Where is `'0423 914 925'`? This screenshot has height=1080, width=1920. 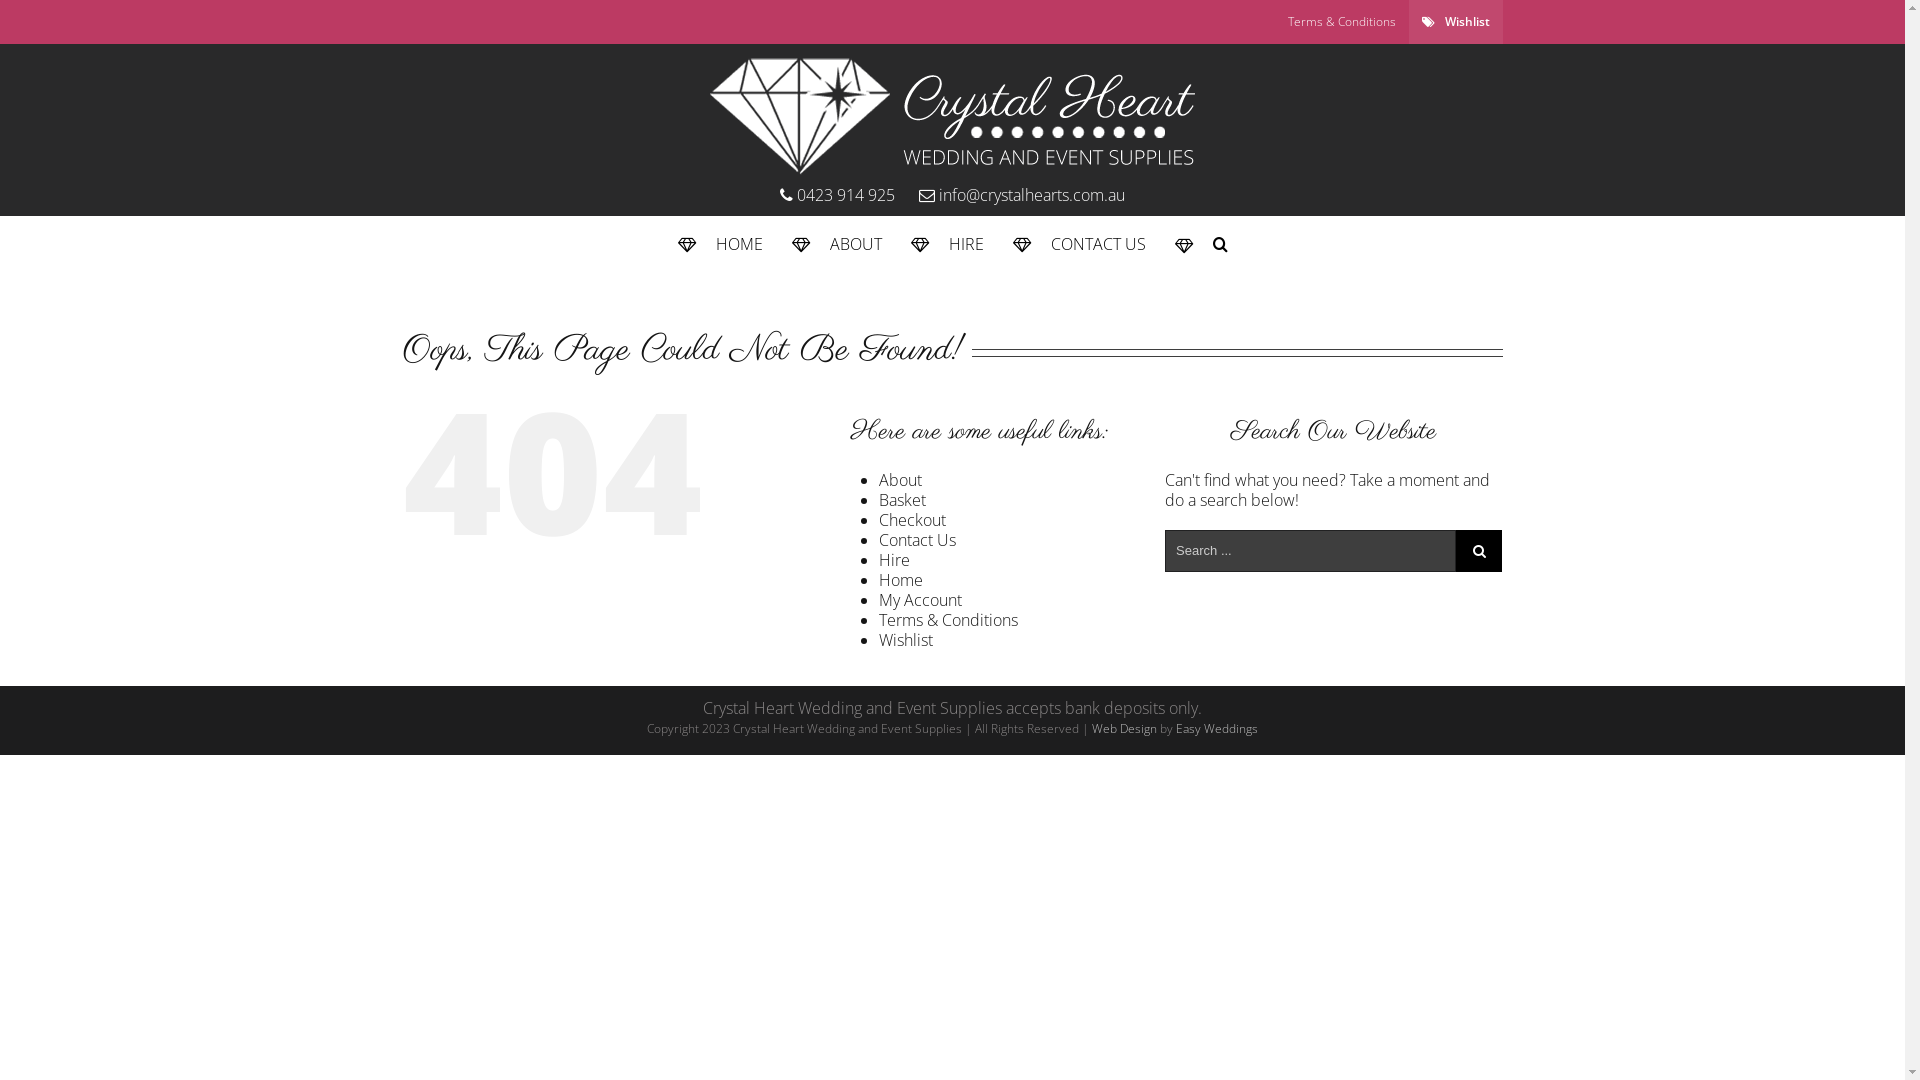 '0423 914 925' is located at coordinates (778, 195).